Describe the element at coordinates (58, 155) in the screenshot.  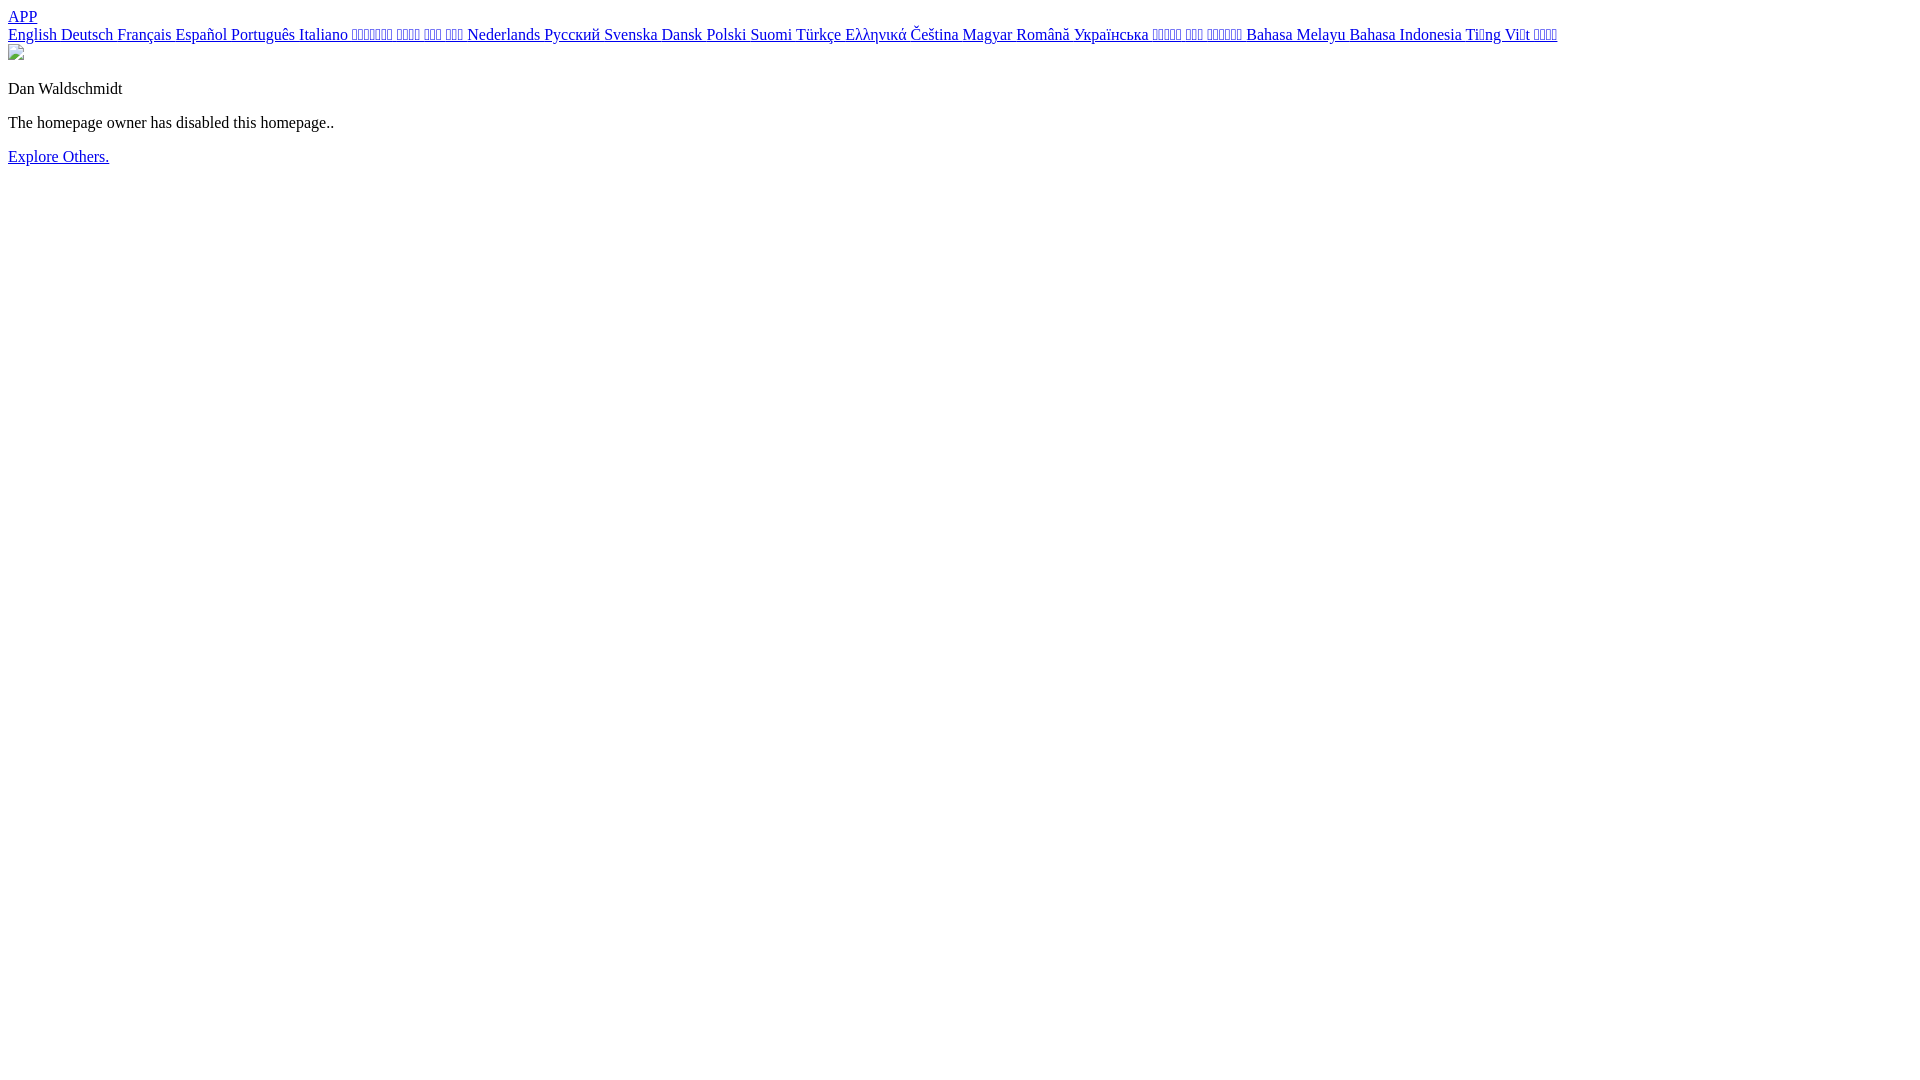
I see `'Explore Others.'` at that location.